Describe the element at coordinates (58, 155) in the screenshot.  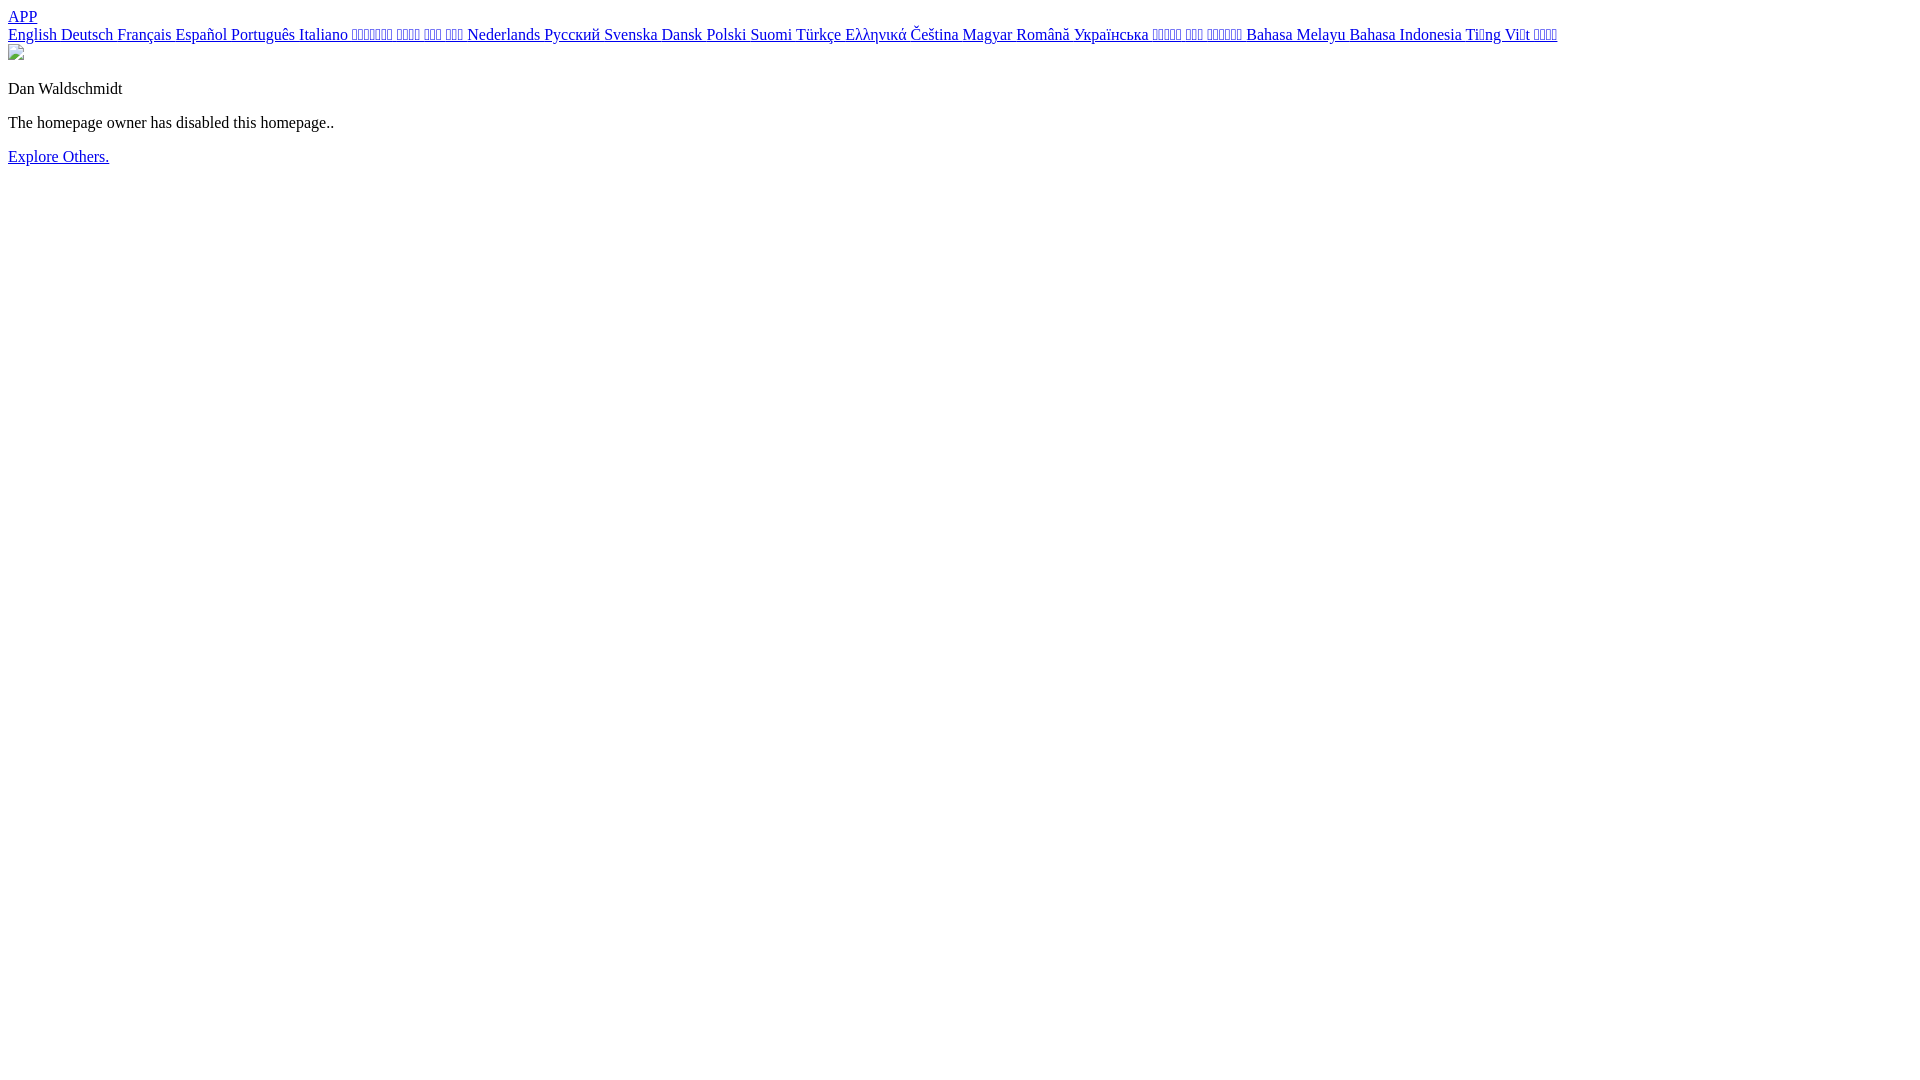
I see `'Explore Others.'` at that location.